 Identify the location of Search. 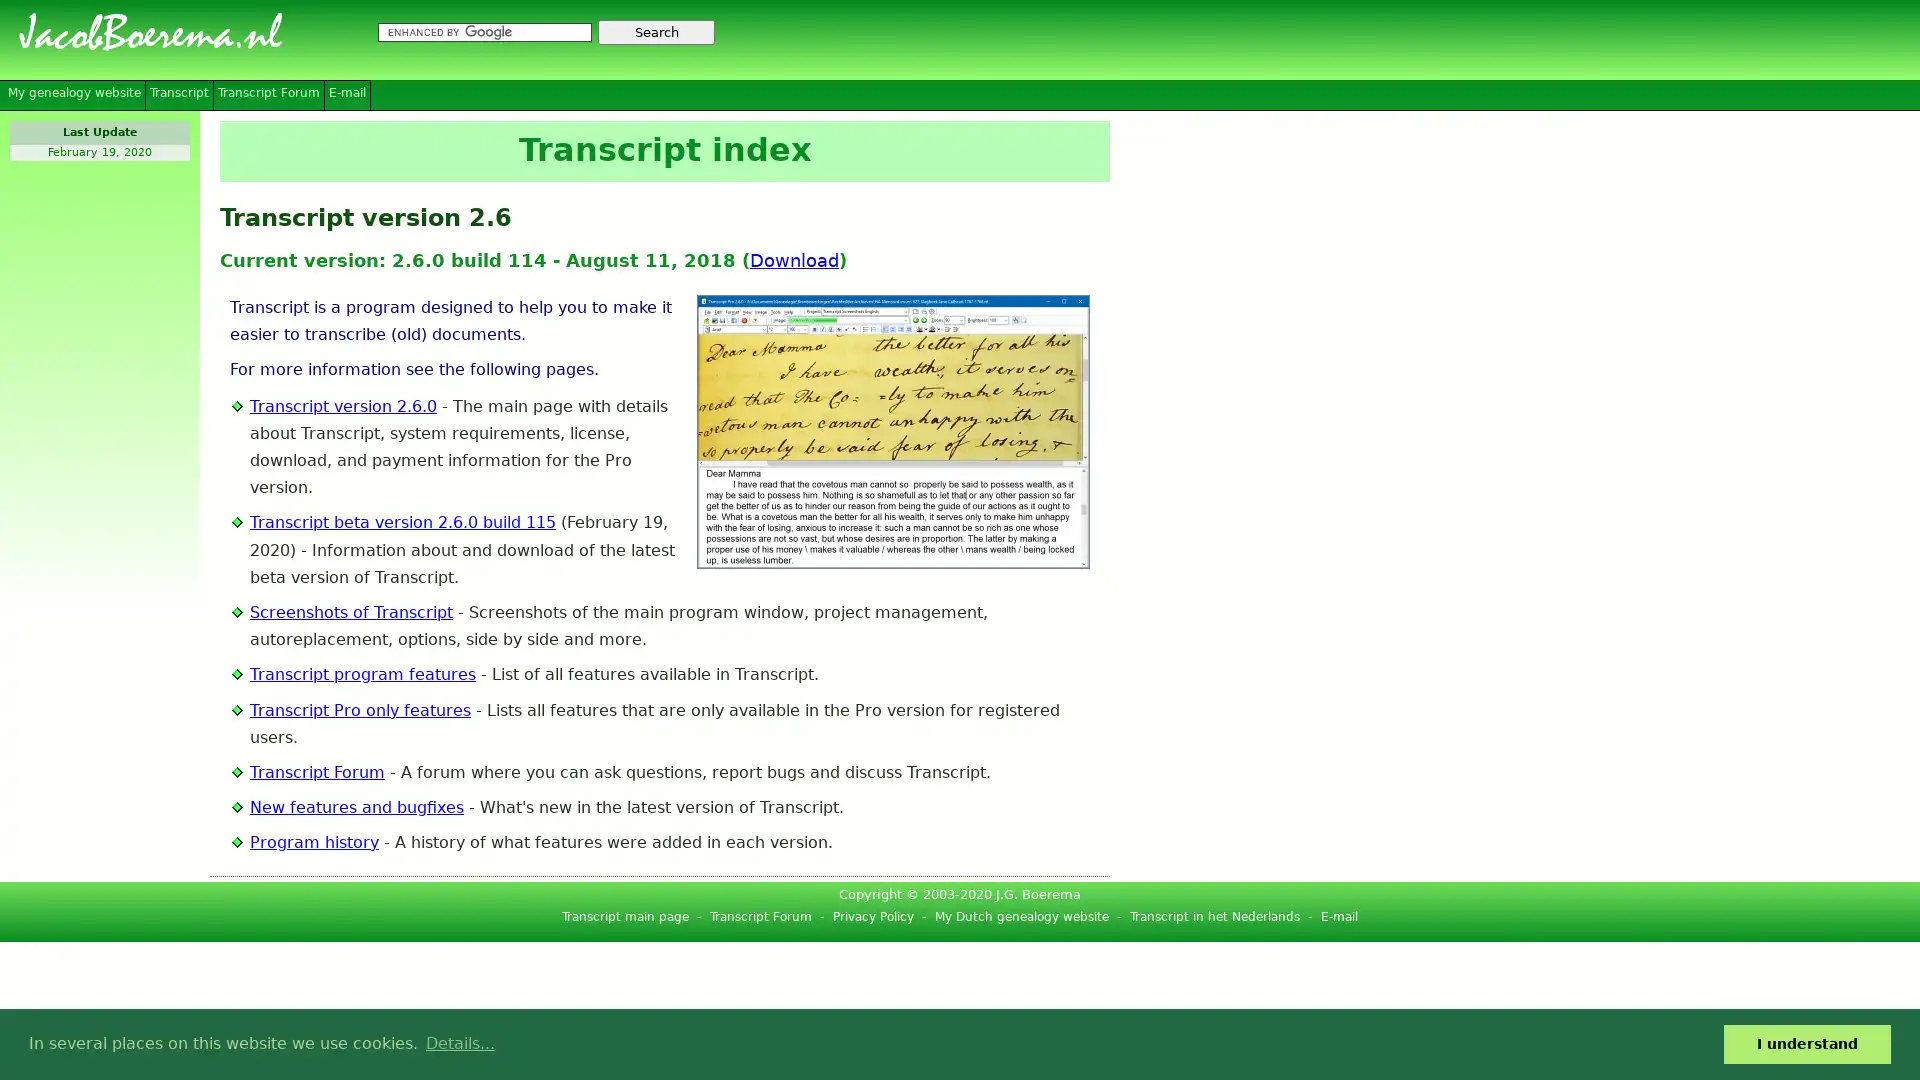
(656, 32).